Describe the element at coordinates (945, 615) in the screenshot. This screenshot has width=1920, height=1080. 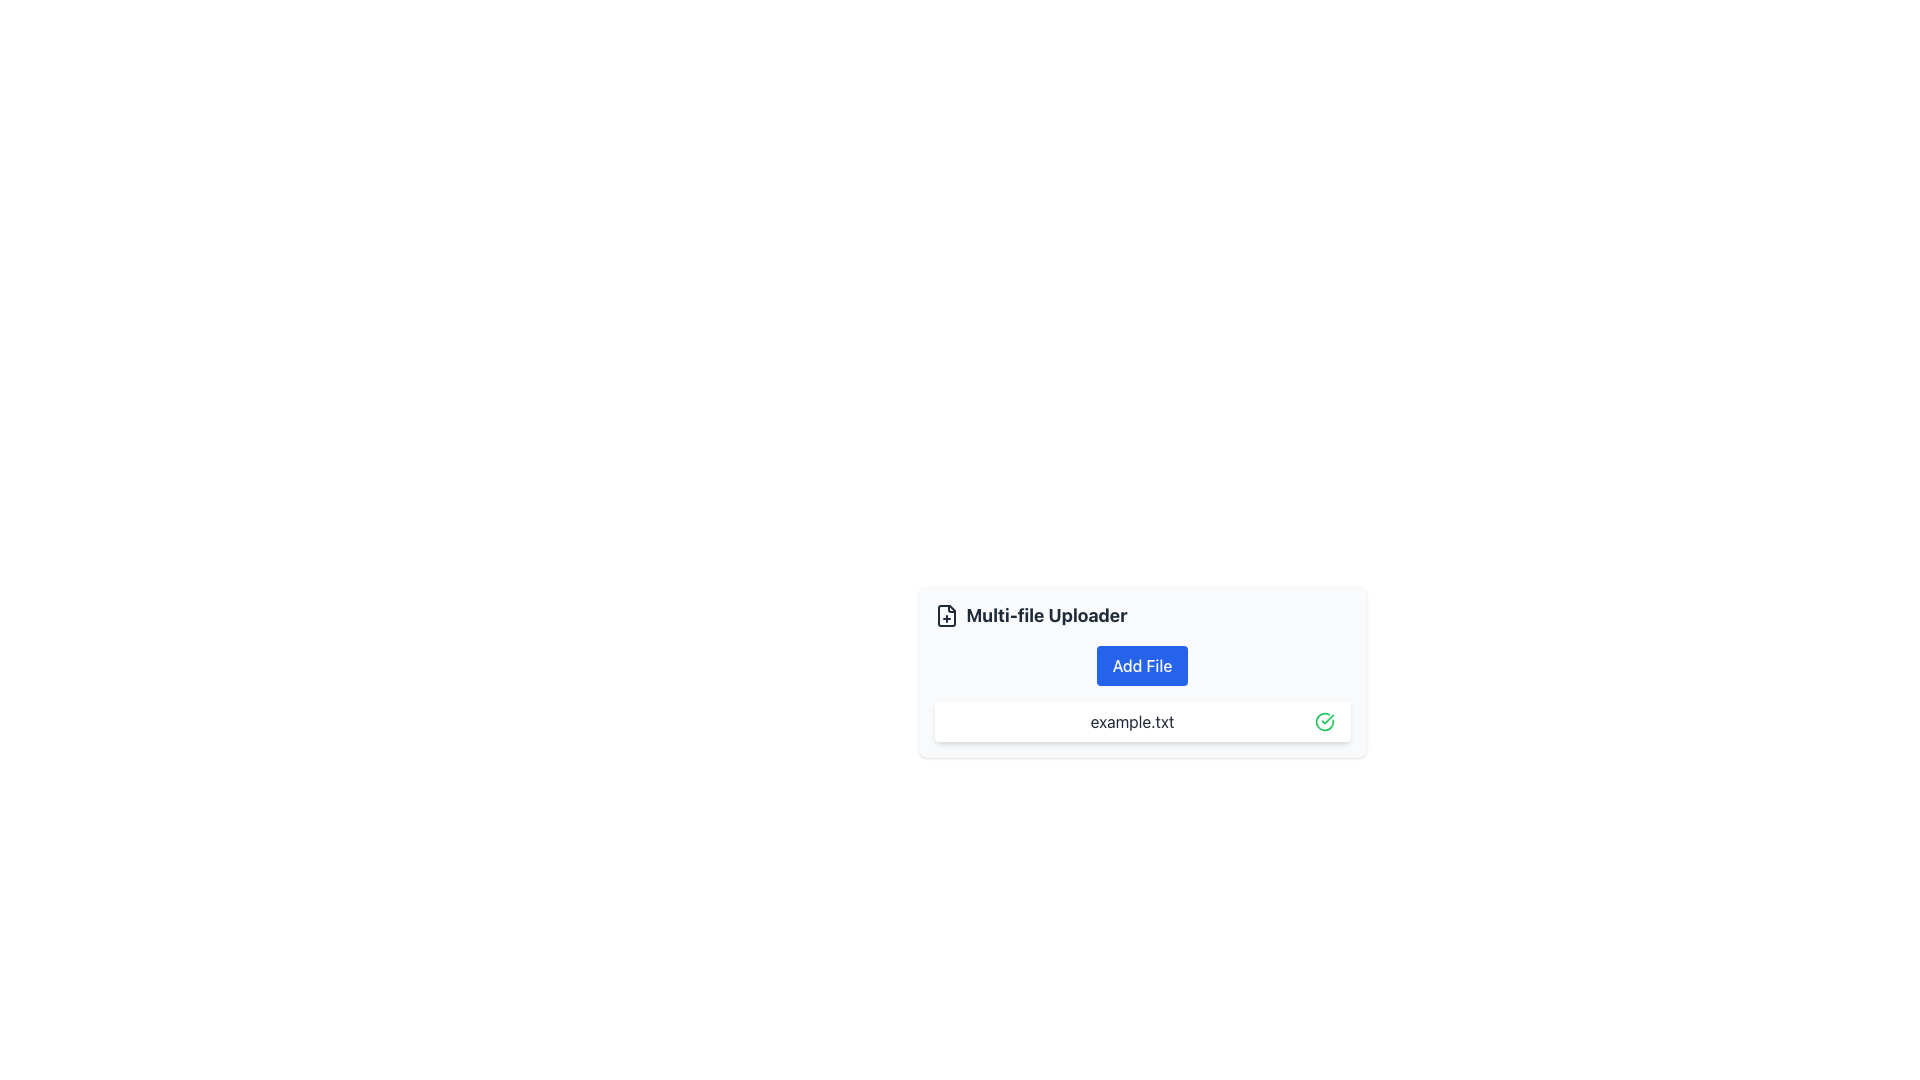
I see `the add functionality icon located to the left of the 'Multi-file Uploader' heading` at that location.